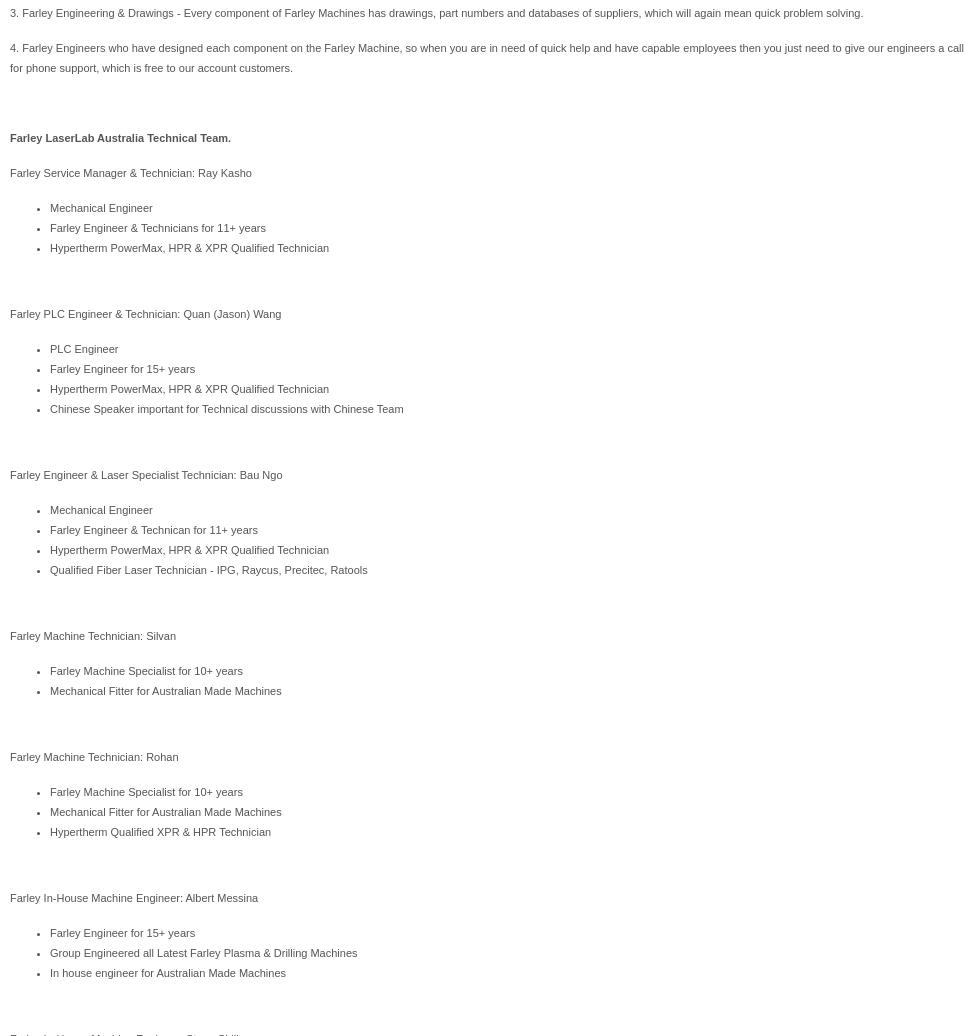 This screenshot has height=1036, width=980. Describe the element at coordinates (203, 953) in the screenshot. I see `'Group Engineered all Latest Farley Plasma & Drilling Machines'` at that location.